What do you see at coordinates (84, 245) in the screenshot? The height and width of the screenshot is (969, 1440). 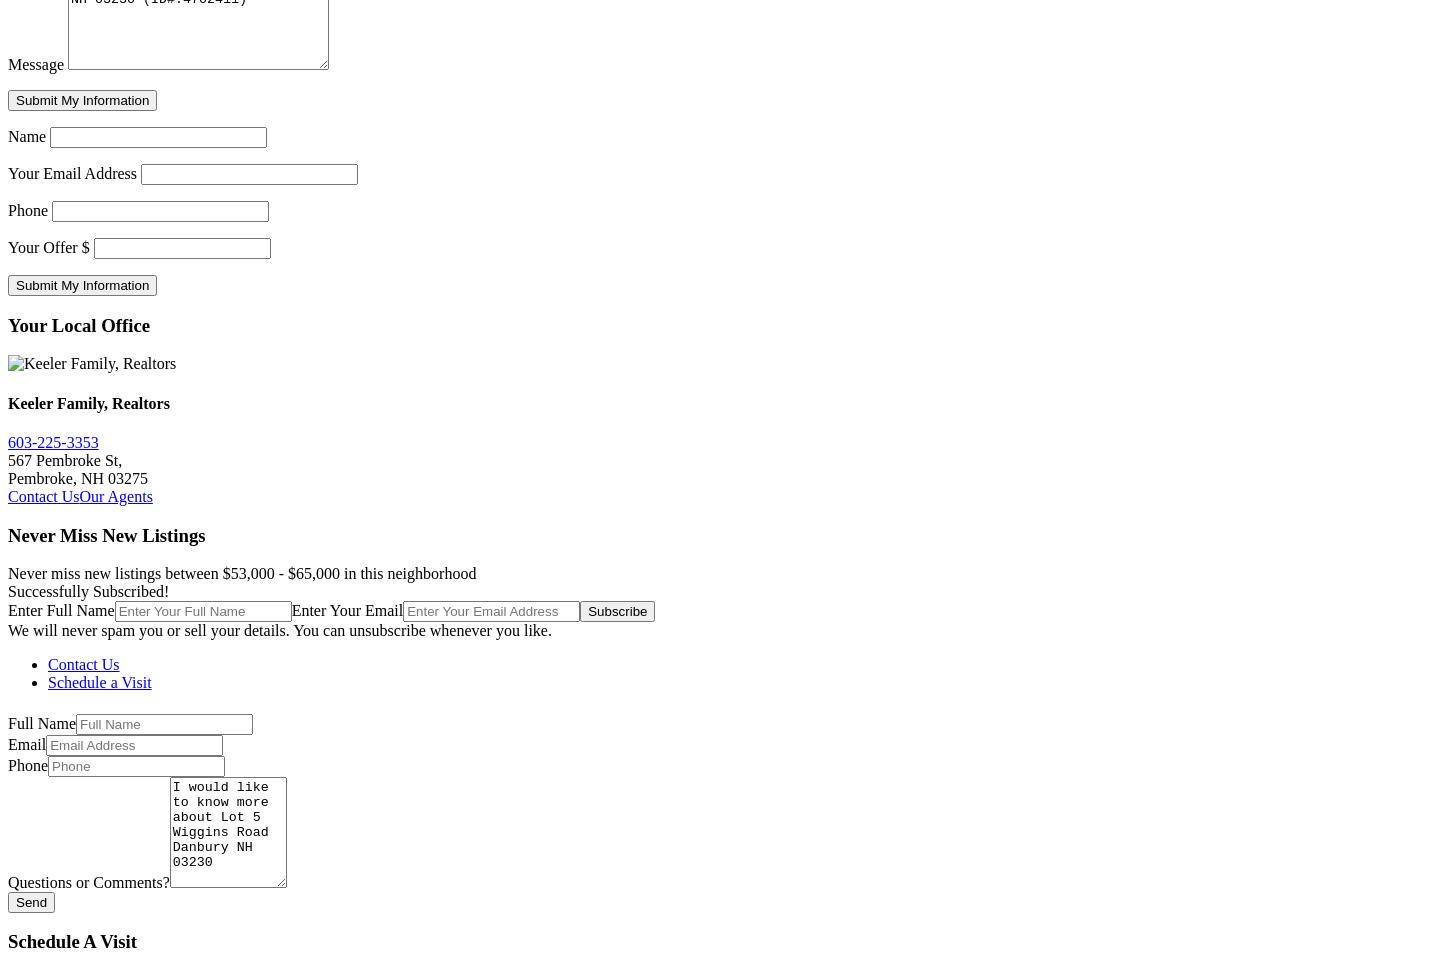 I see `'$'` at bounding box center [84, 245].